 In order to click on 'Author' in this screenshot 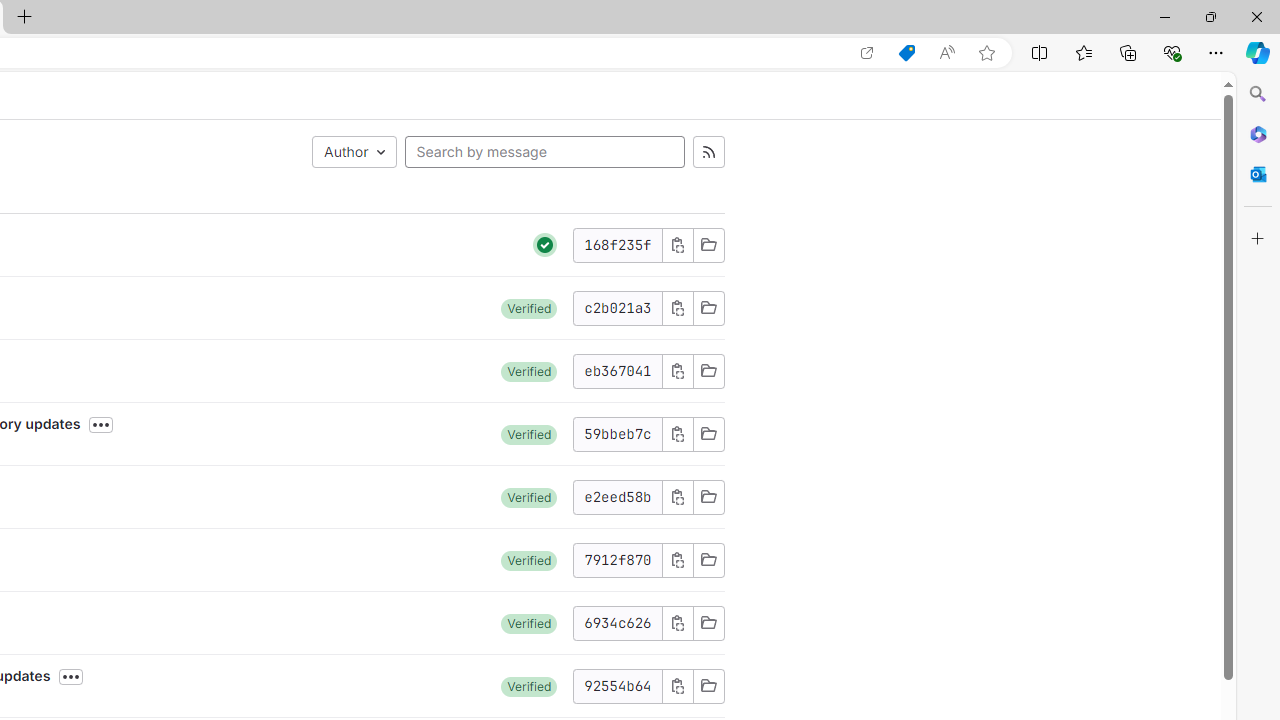, I will do `click(354, 150)`.